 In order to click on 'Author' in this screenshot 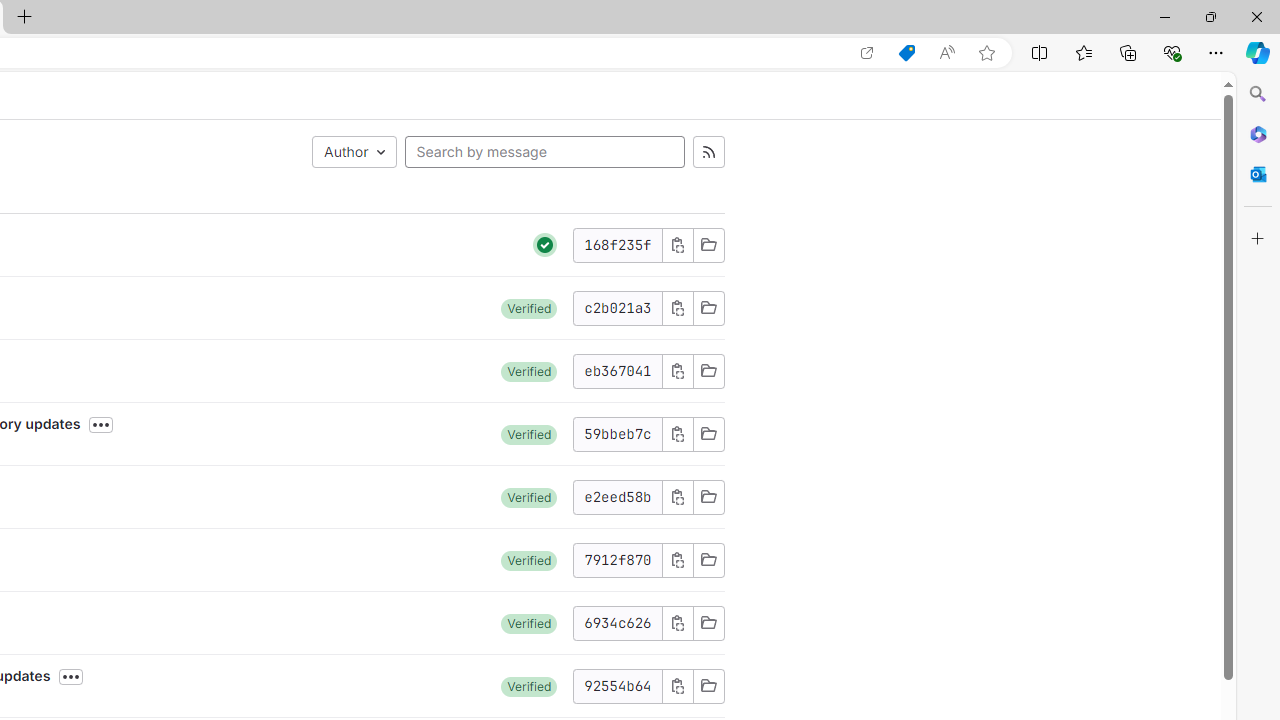, I will do `click(354, 150)`.